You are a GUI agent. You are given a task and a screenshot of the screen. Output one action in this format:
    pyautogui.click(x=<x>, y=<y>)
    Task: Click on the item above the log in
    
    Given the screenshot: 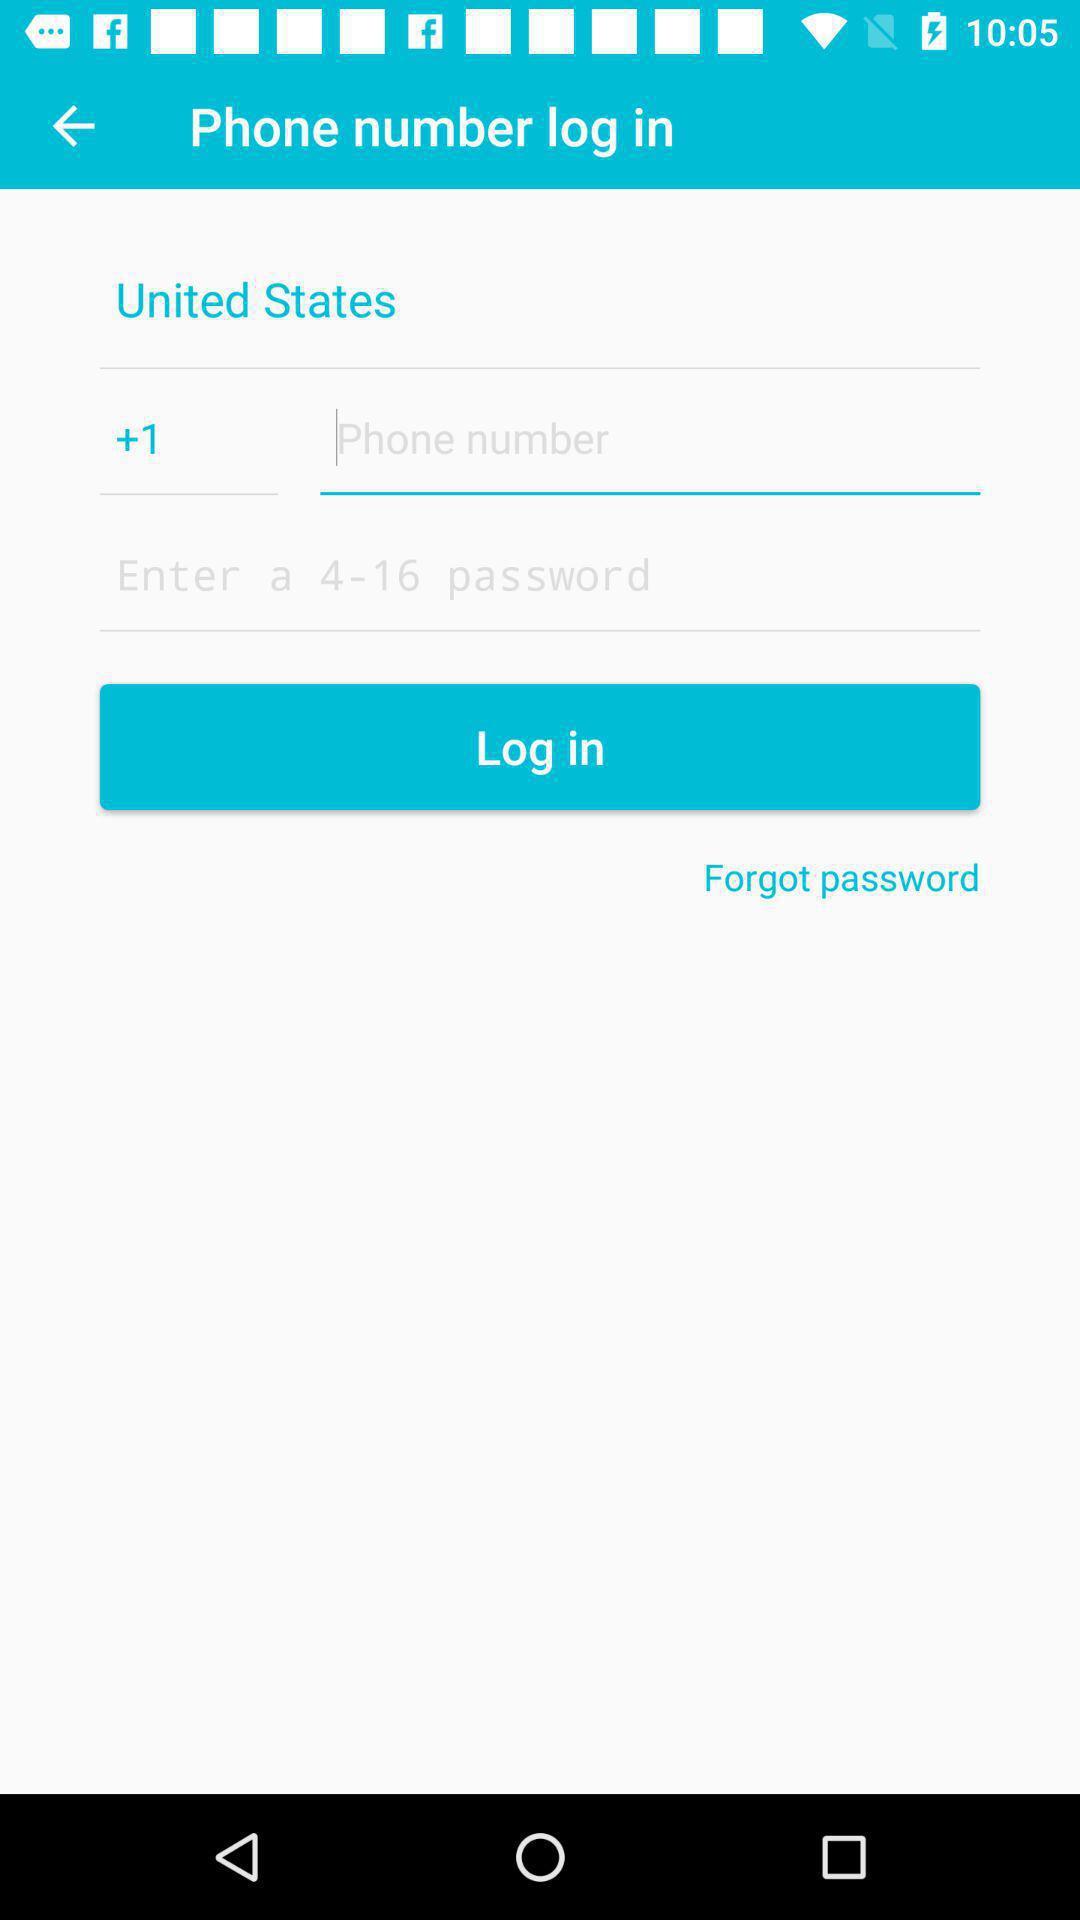 What is the action you would take?
    pyautogui.click(x=540, y=572)
    